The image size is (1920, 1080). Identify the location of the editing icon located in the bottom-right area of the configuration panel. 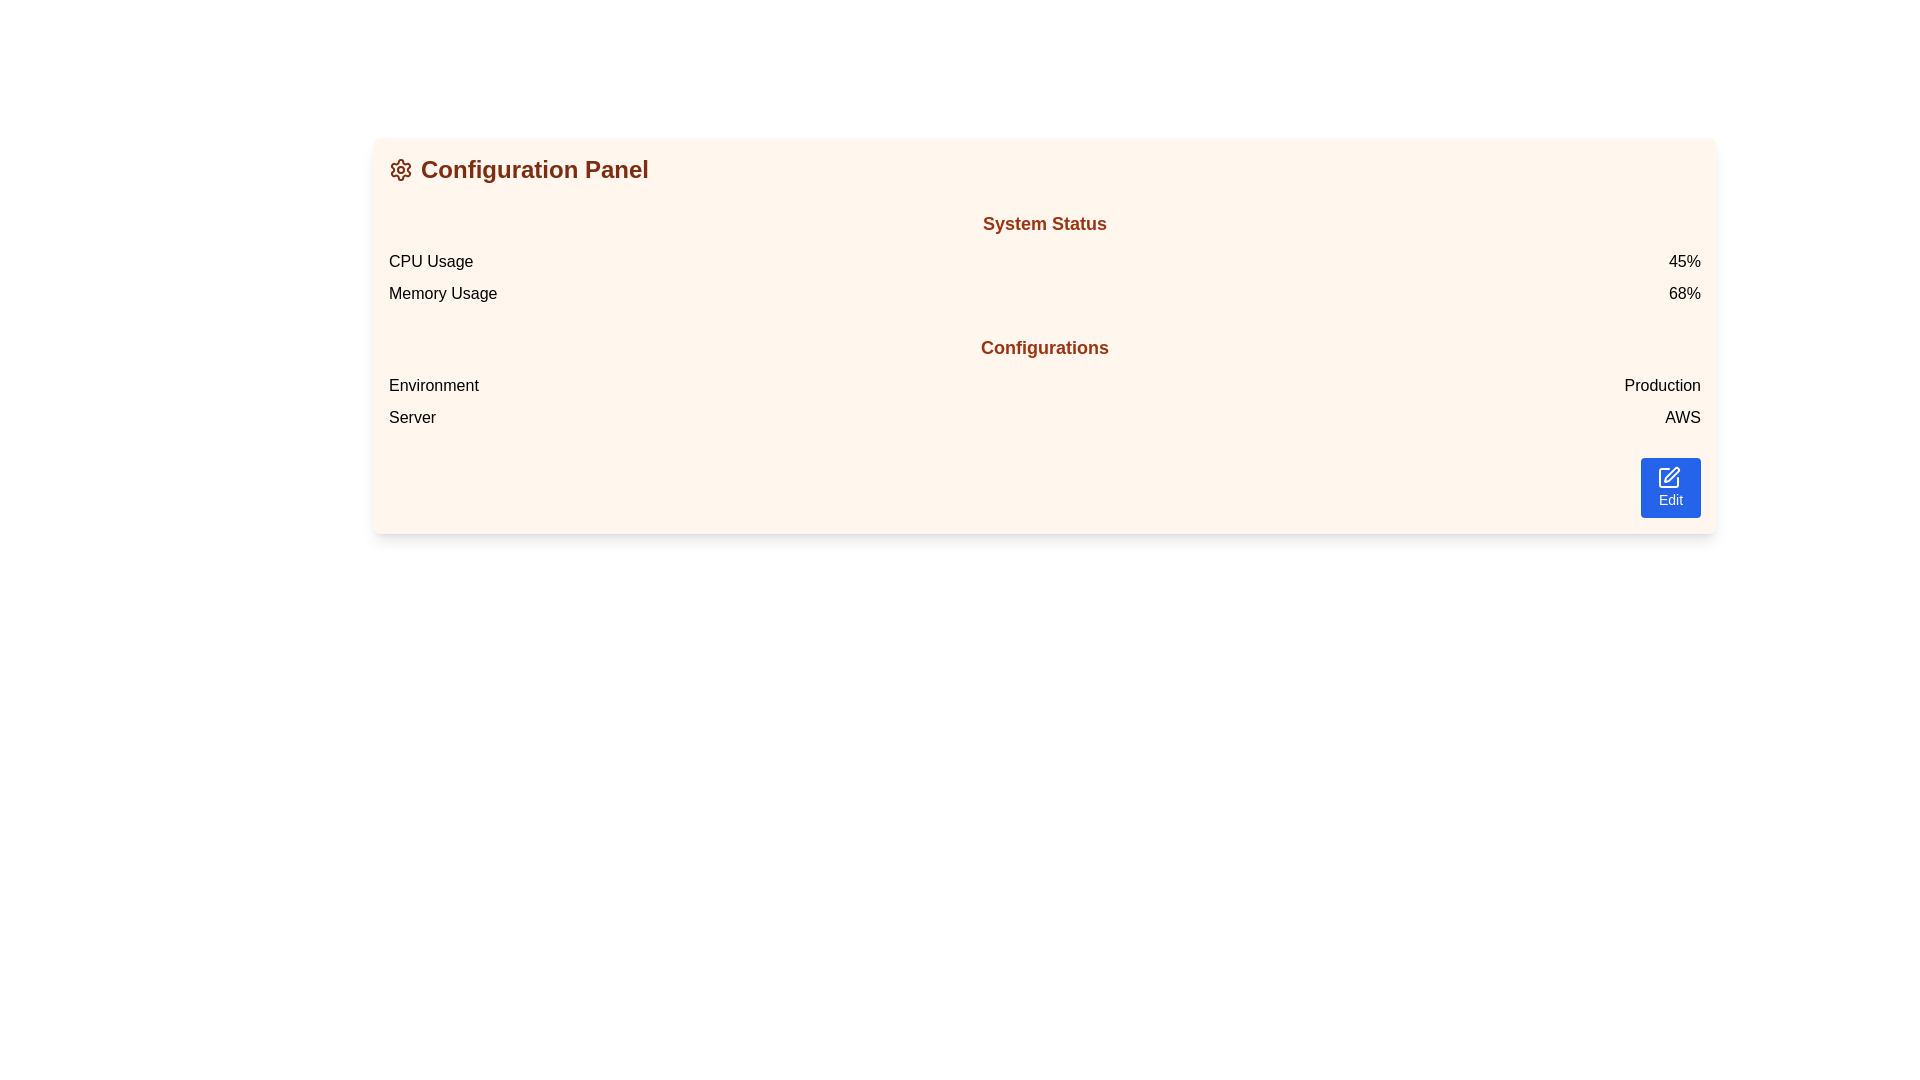
(1671, 474).